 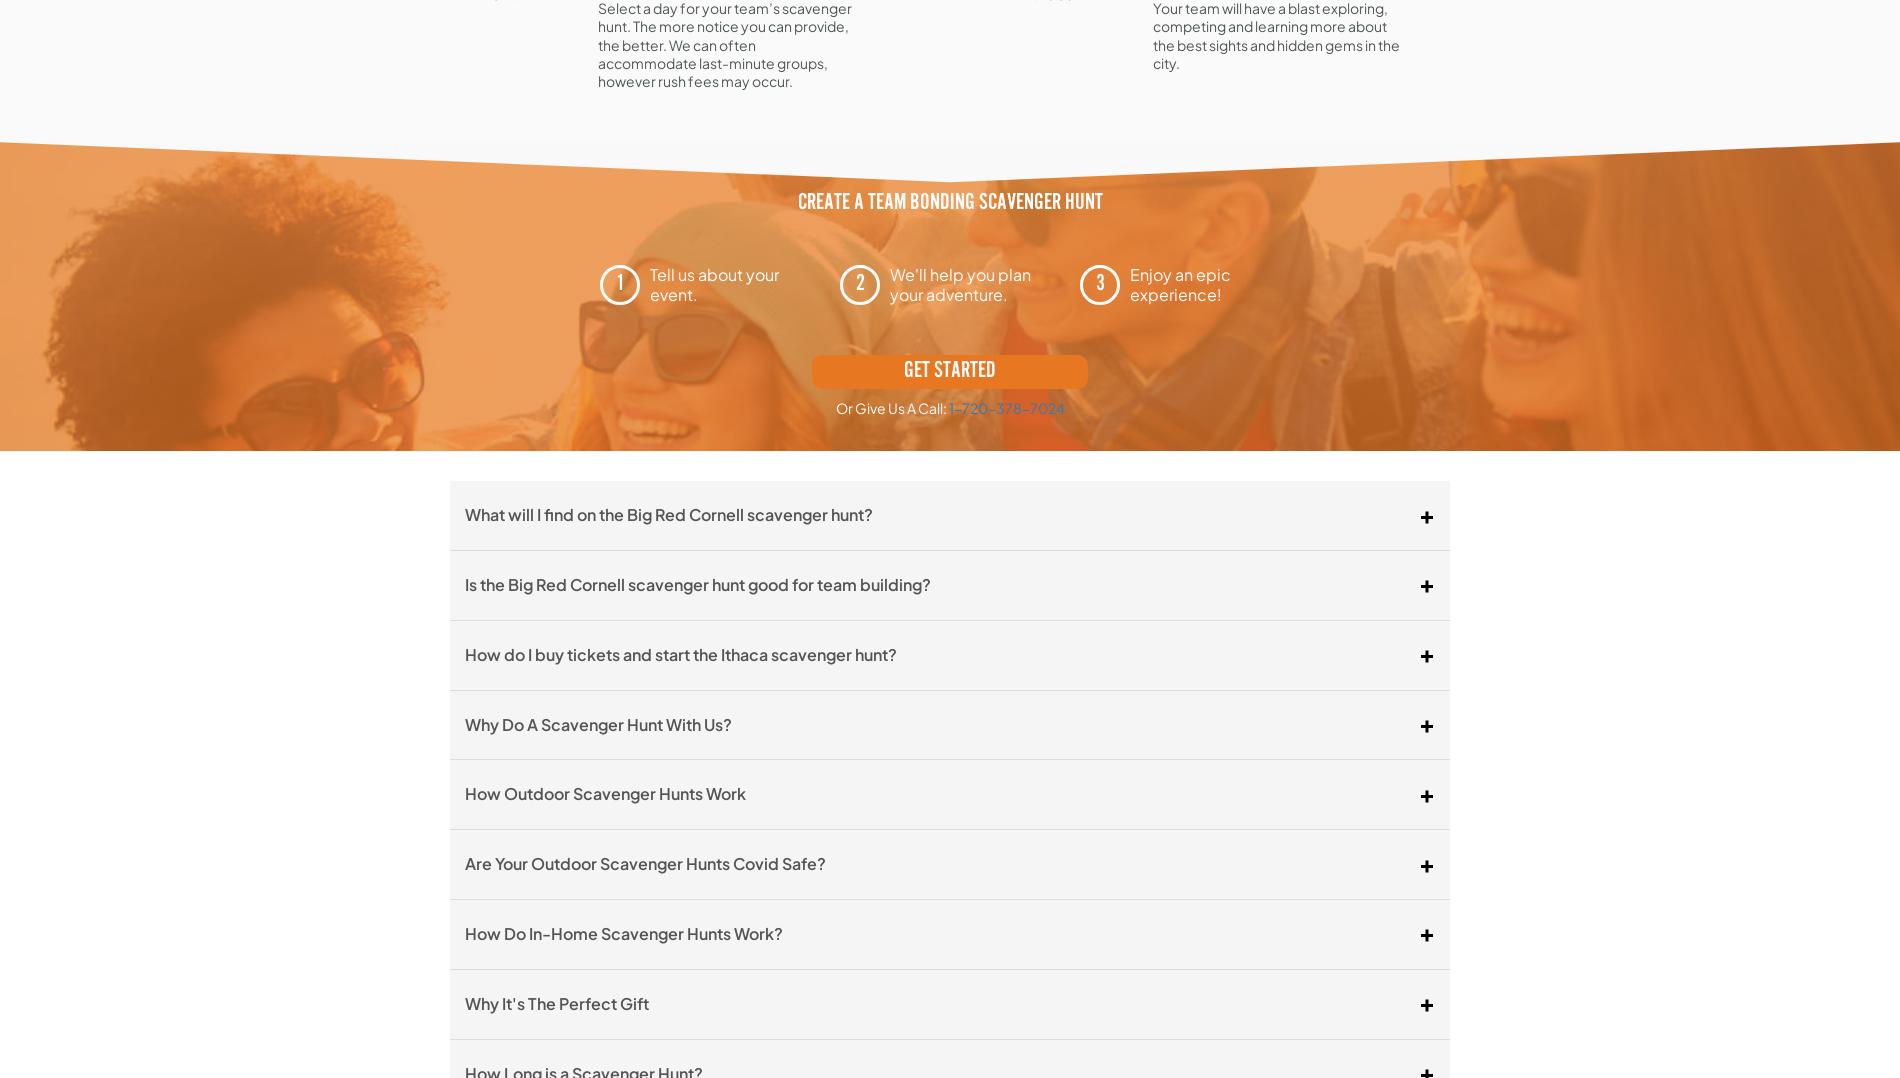 I want to click on 'Enjoy an epic experience!', so click(x=1180, y=284).